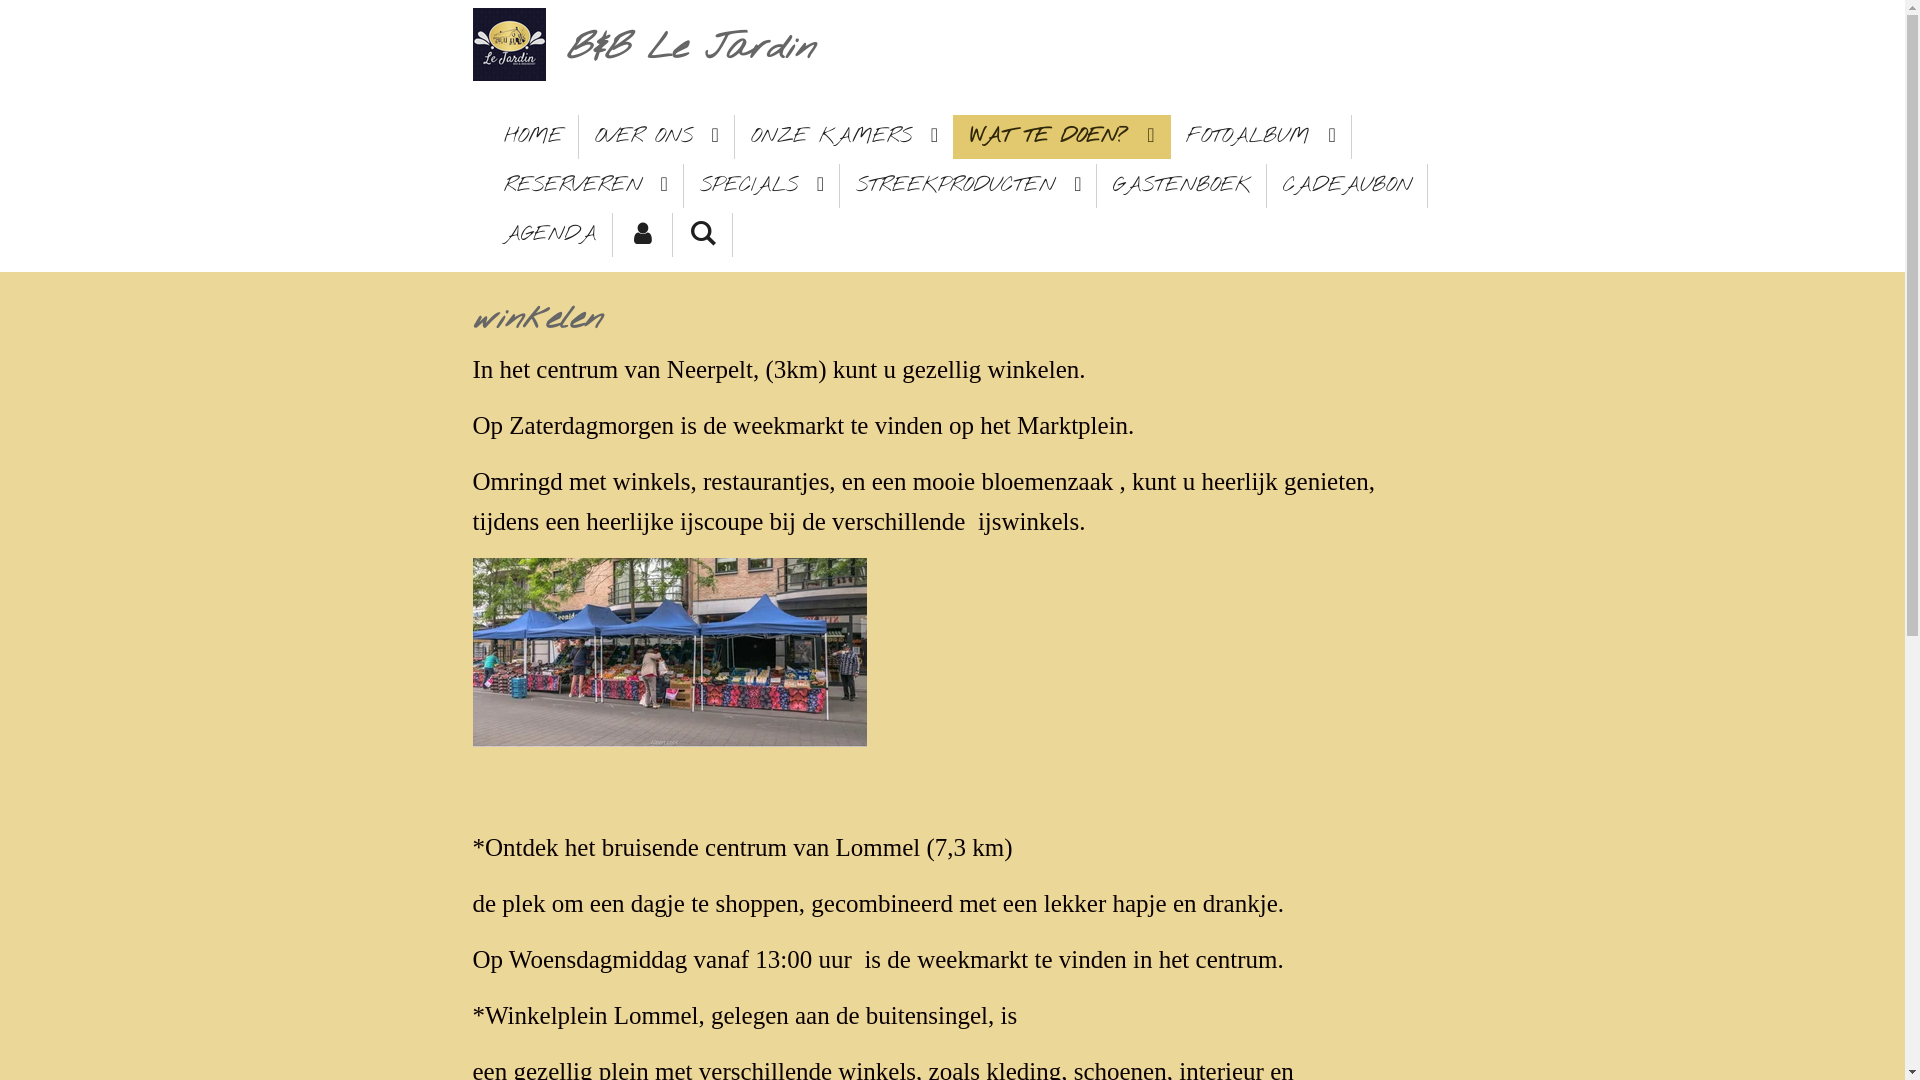  I want to click on 'FOTOALBUM', so click(1259, 136).